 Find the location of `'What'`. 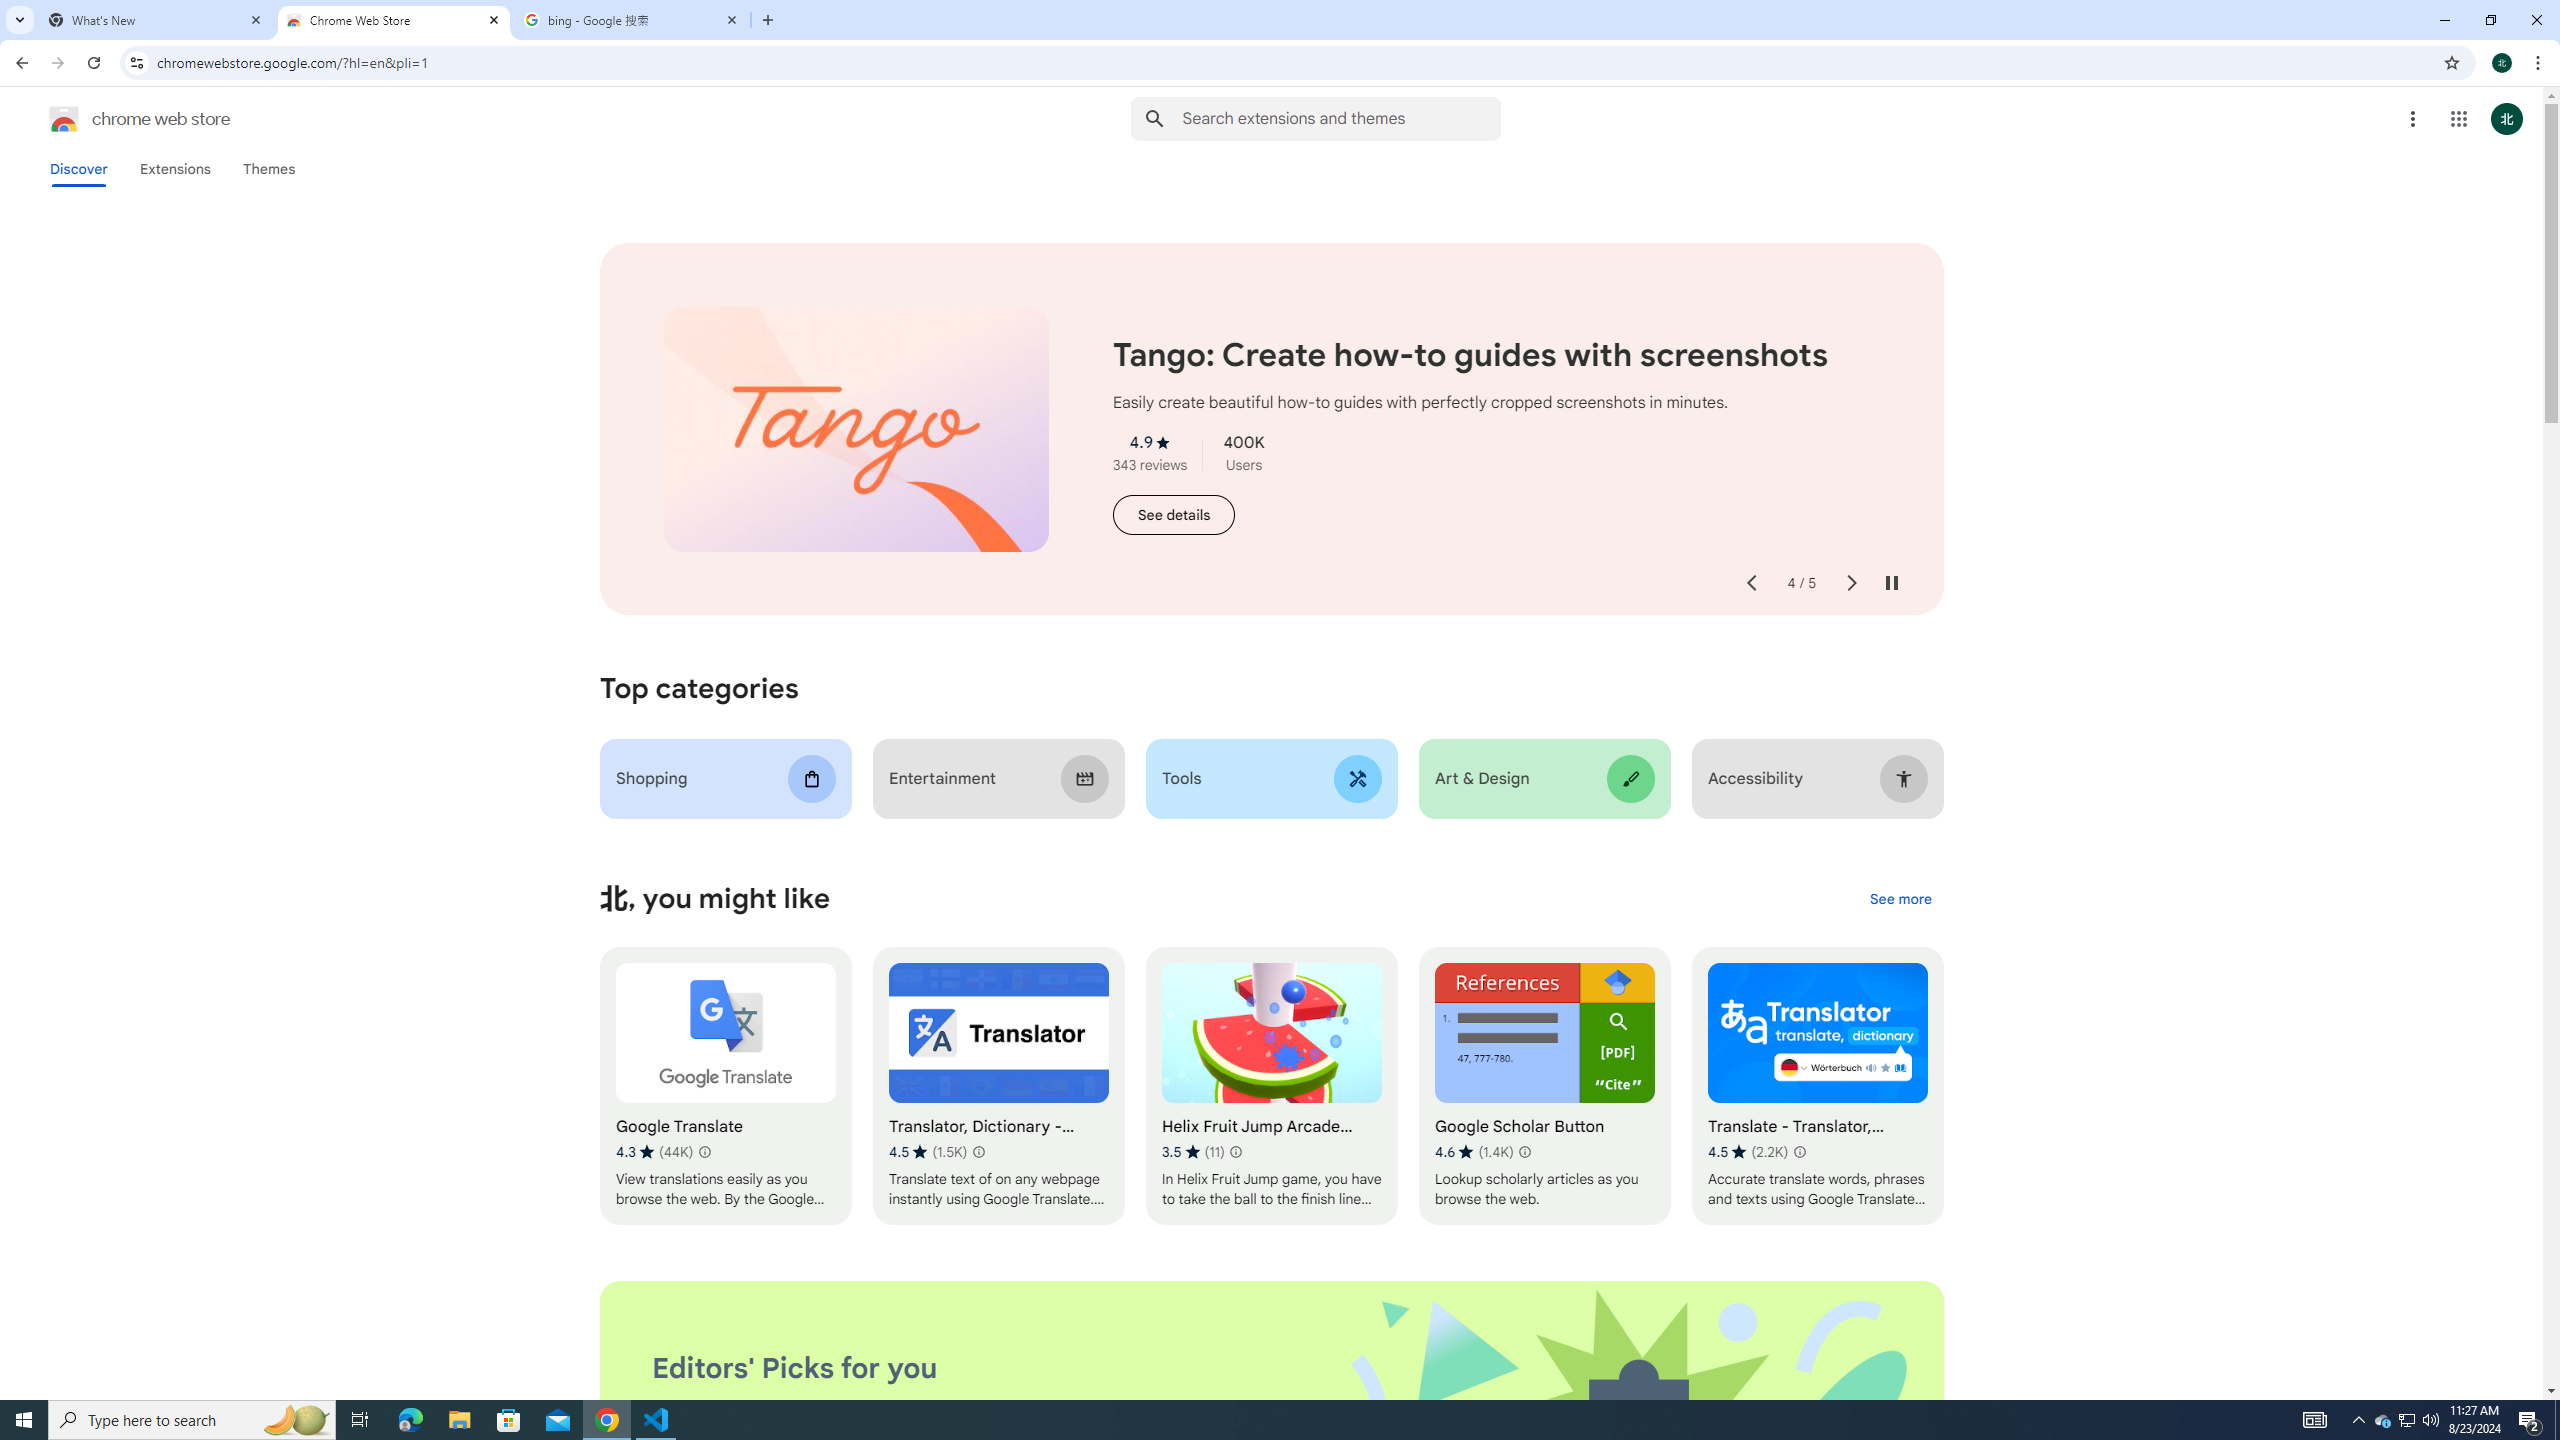

'What' is located at coordinates (155, 19).